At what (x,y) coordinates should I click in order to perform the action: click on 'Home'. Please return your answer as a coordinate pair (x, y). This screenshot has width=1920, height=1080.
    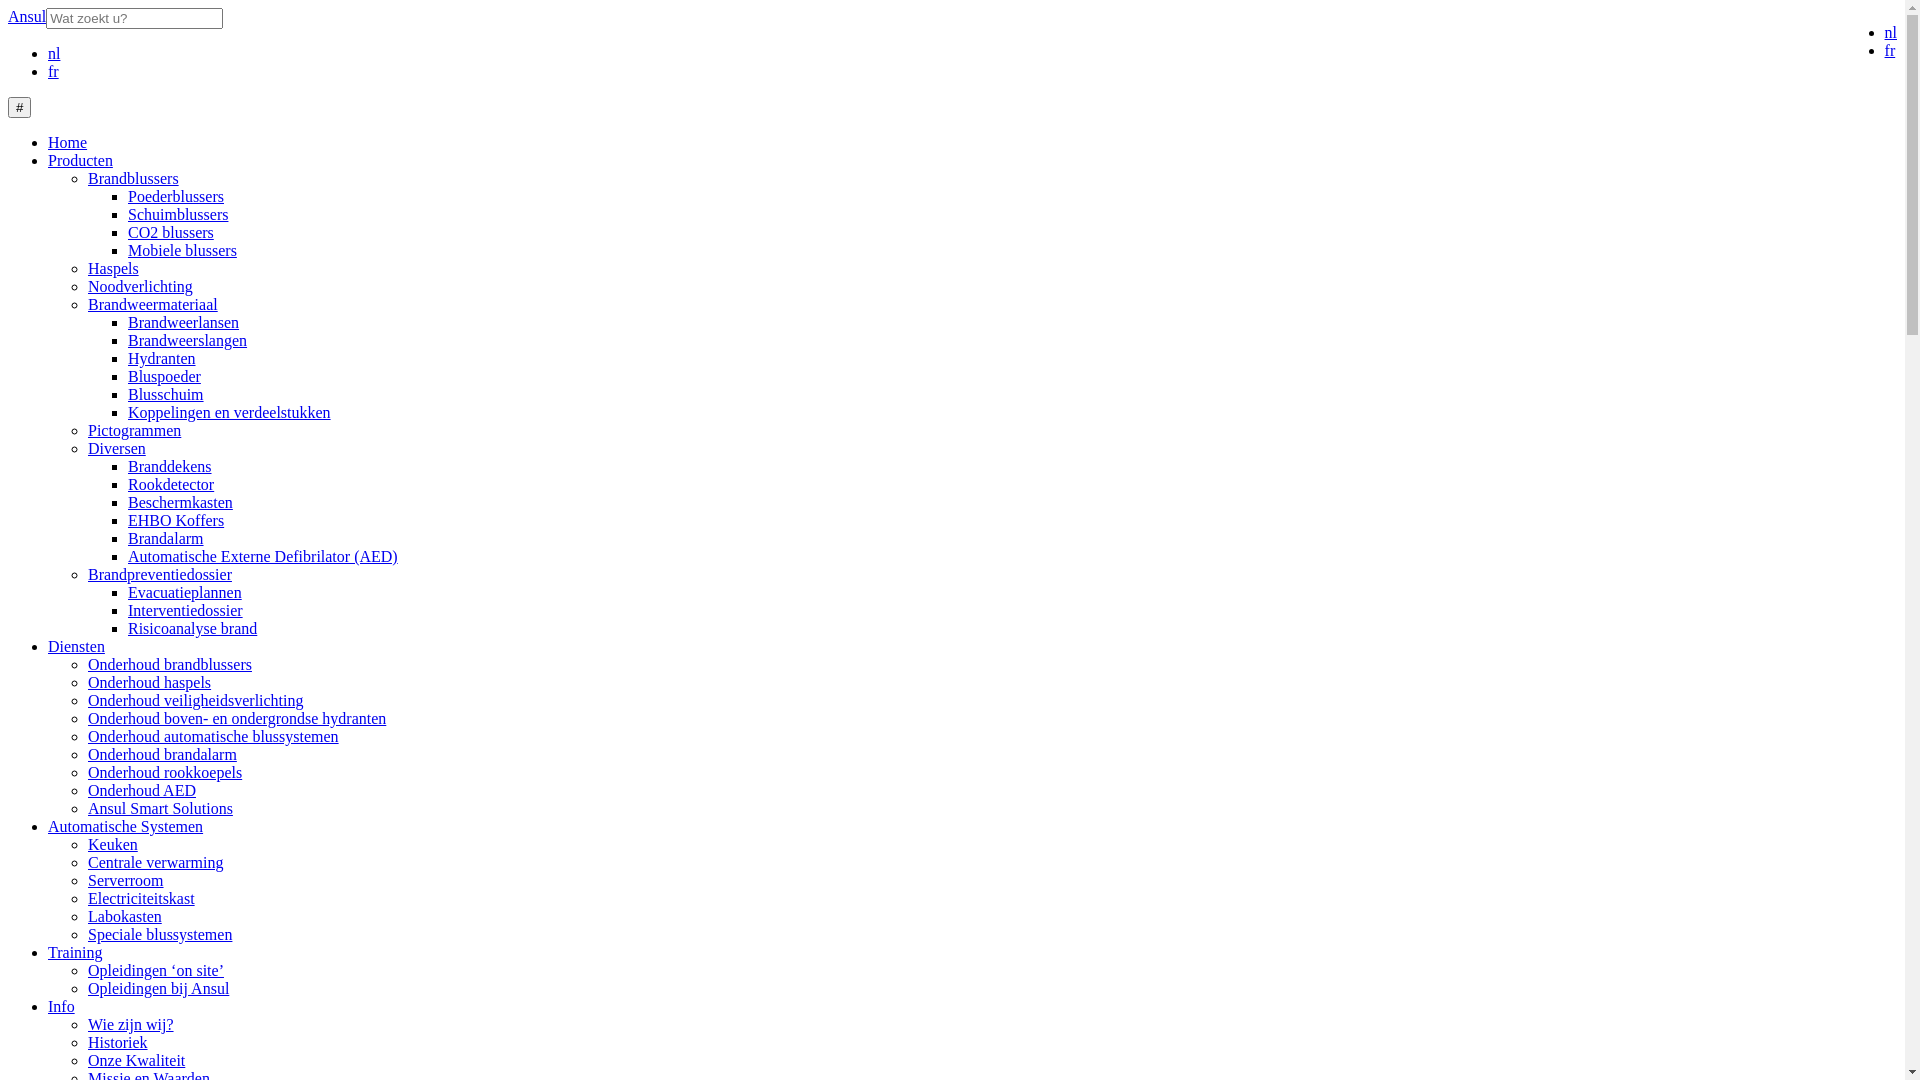
    Looking at the image, I should click on (67, 141).